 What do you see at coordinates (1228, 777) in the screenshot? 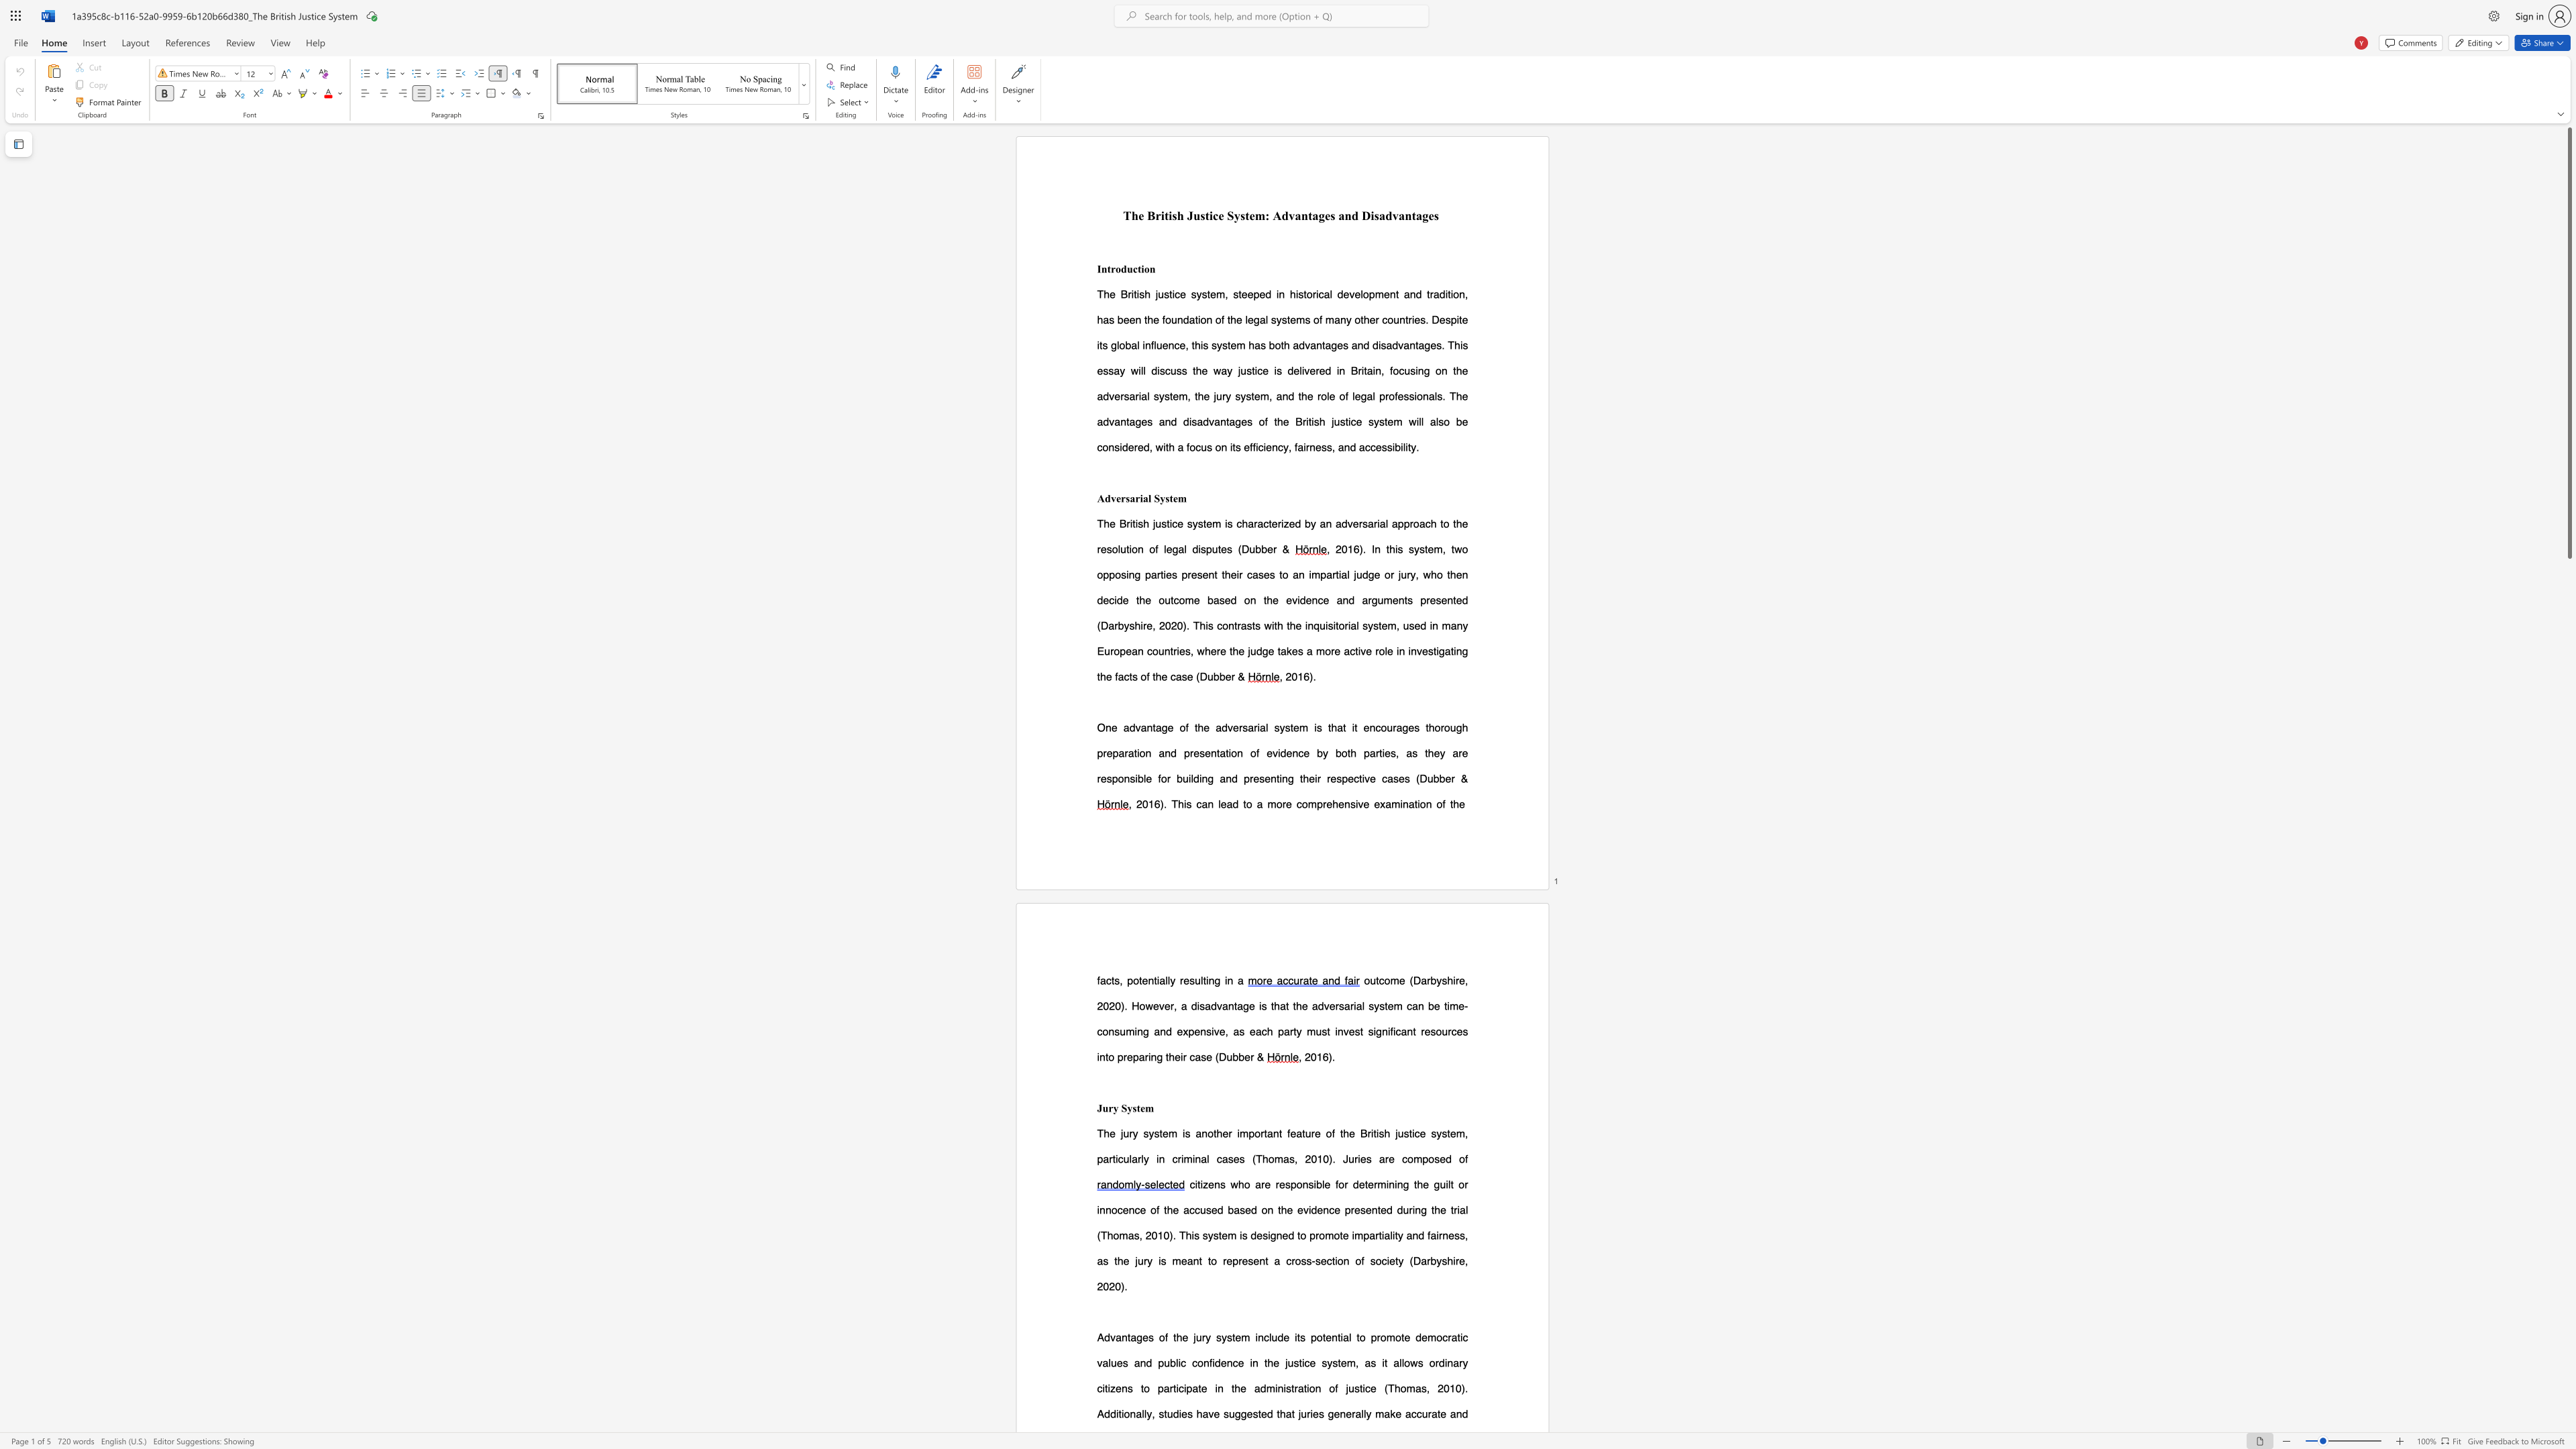
I see `the 2th character "n" in the text` at bounding box center [1228, 777].